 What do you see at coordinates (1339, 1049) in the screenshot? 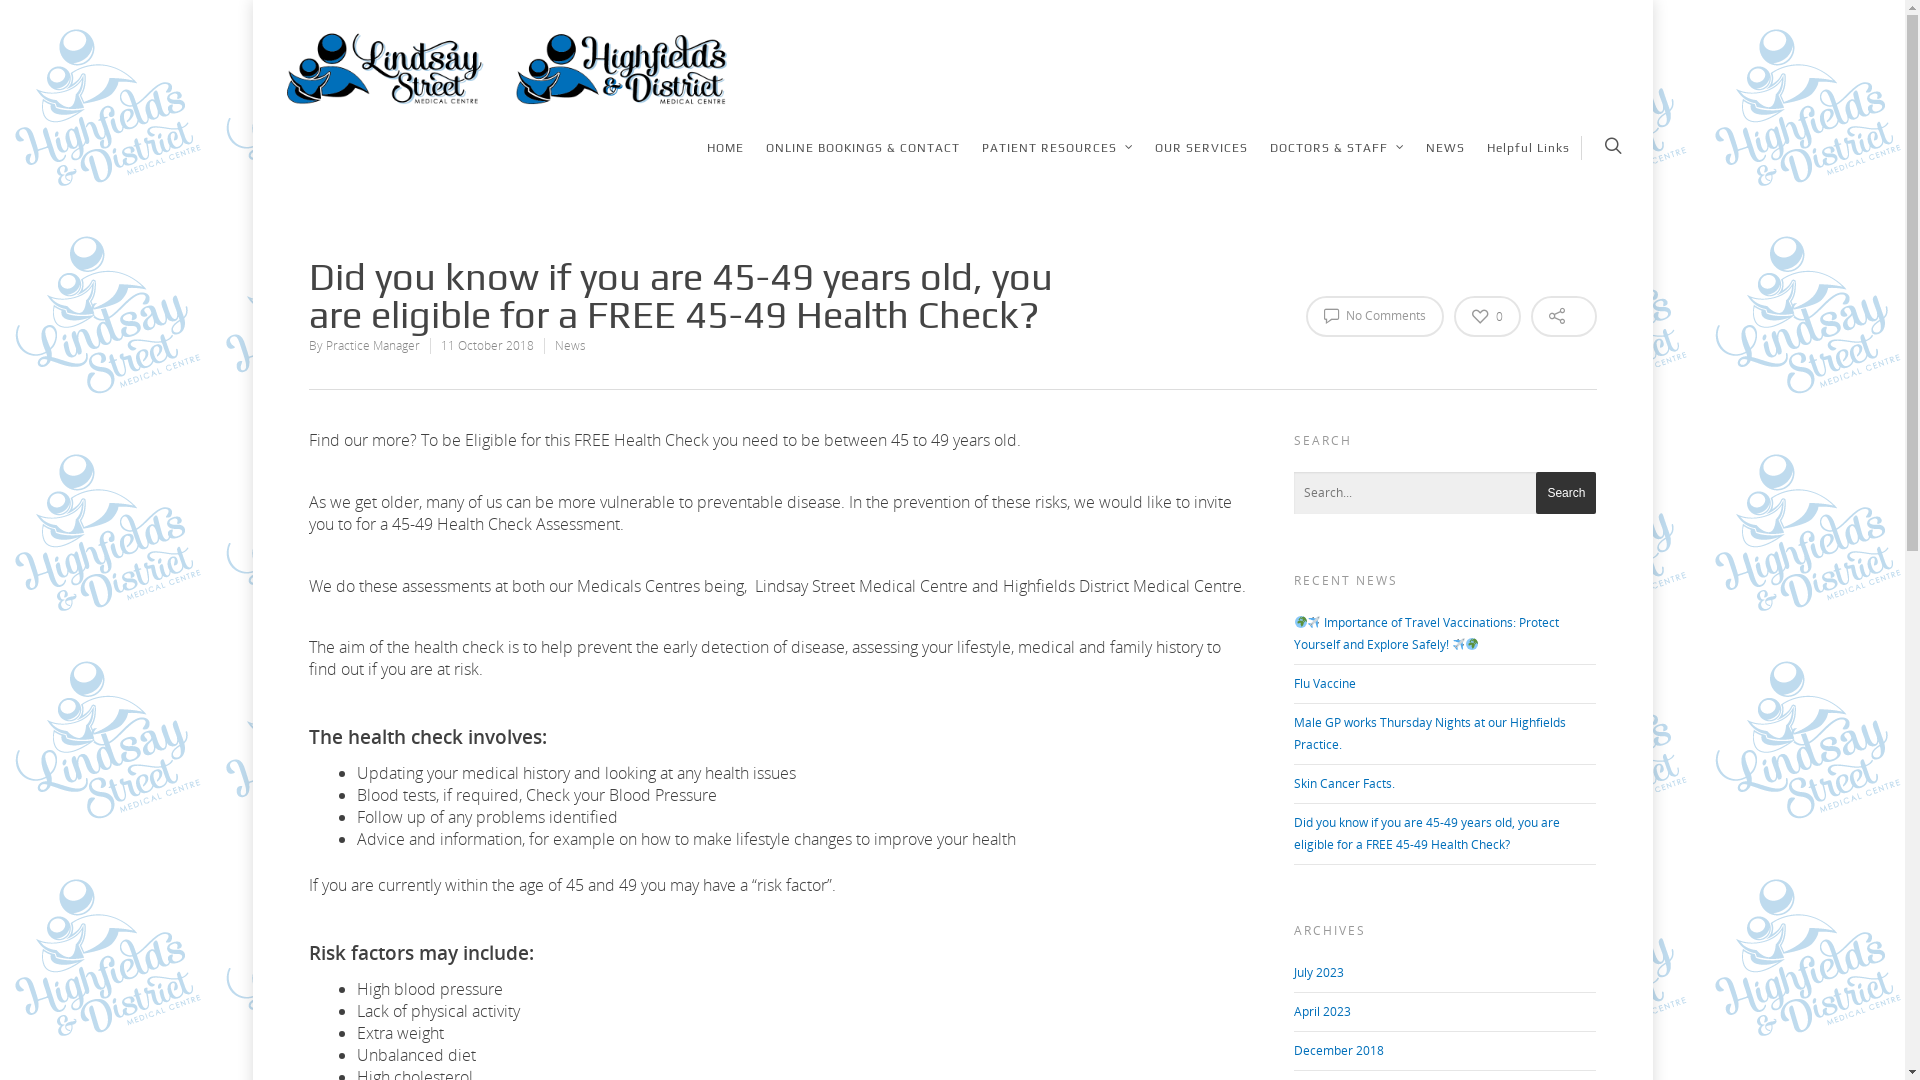
I see `'December 2018'` at bounding box center [1339, 1049].